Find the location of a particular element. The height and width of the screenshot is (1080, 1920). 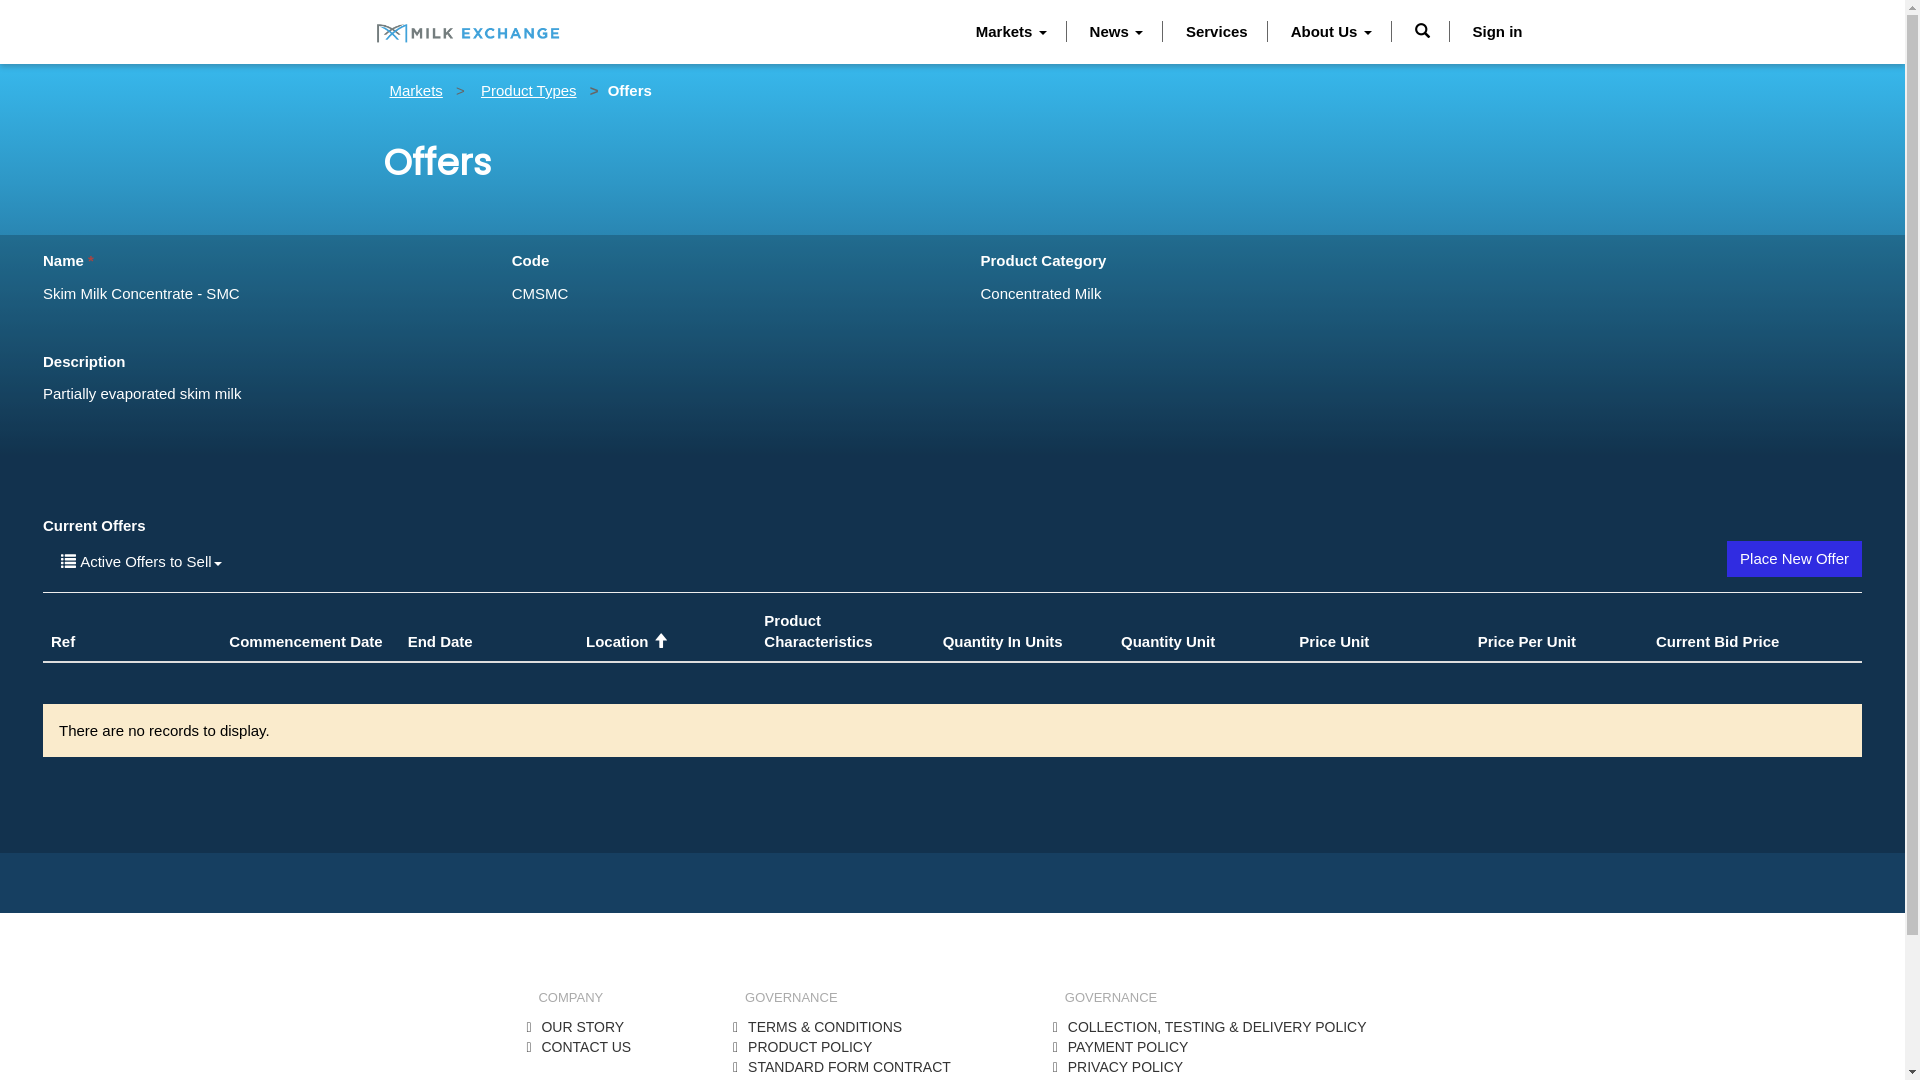

'Commencement Date is located at coordinates (304, 641).